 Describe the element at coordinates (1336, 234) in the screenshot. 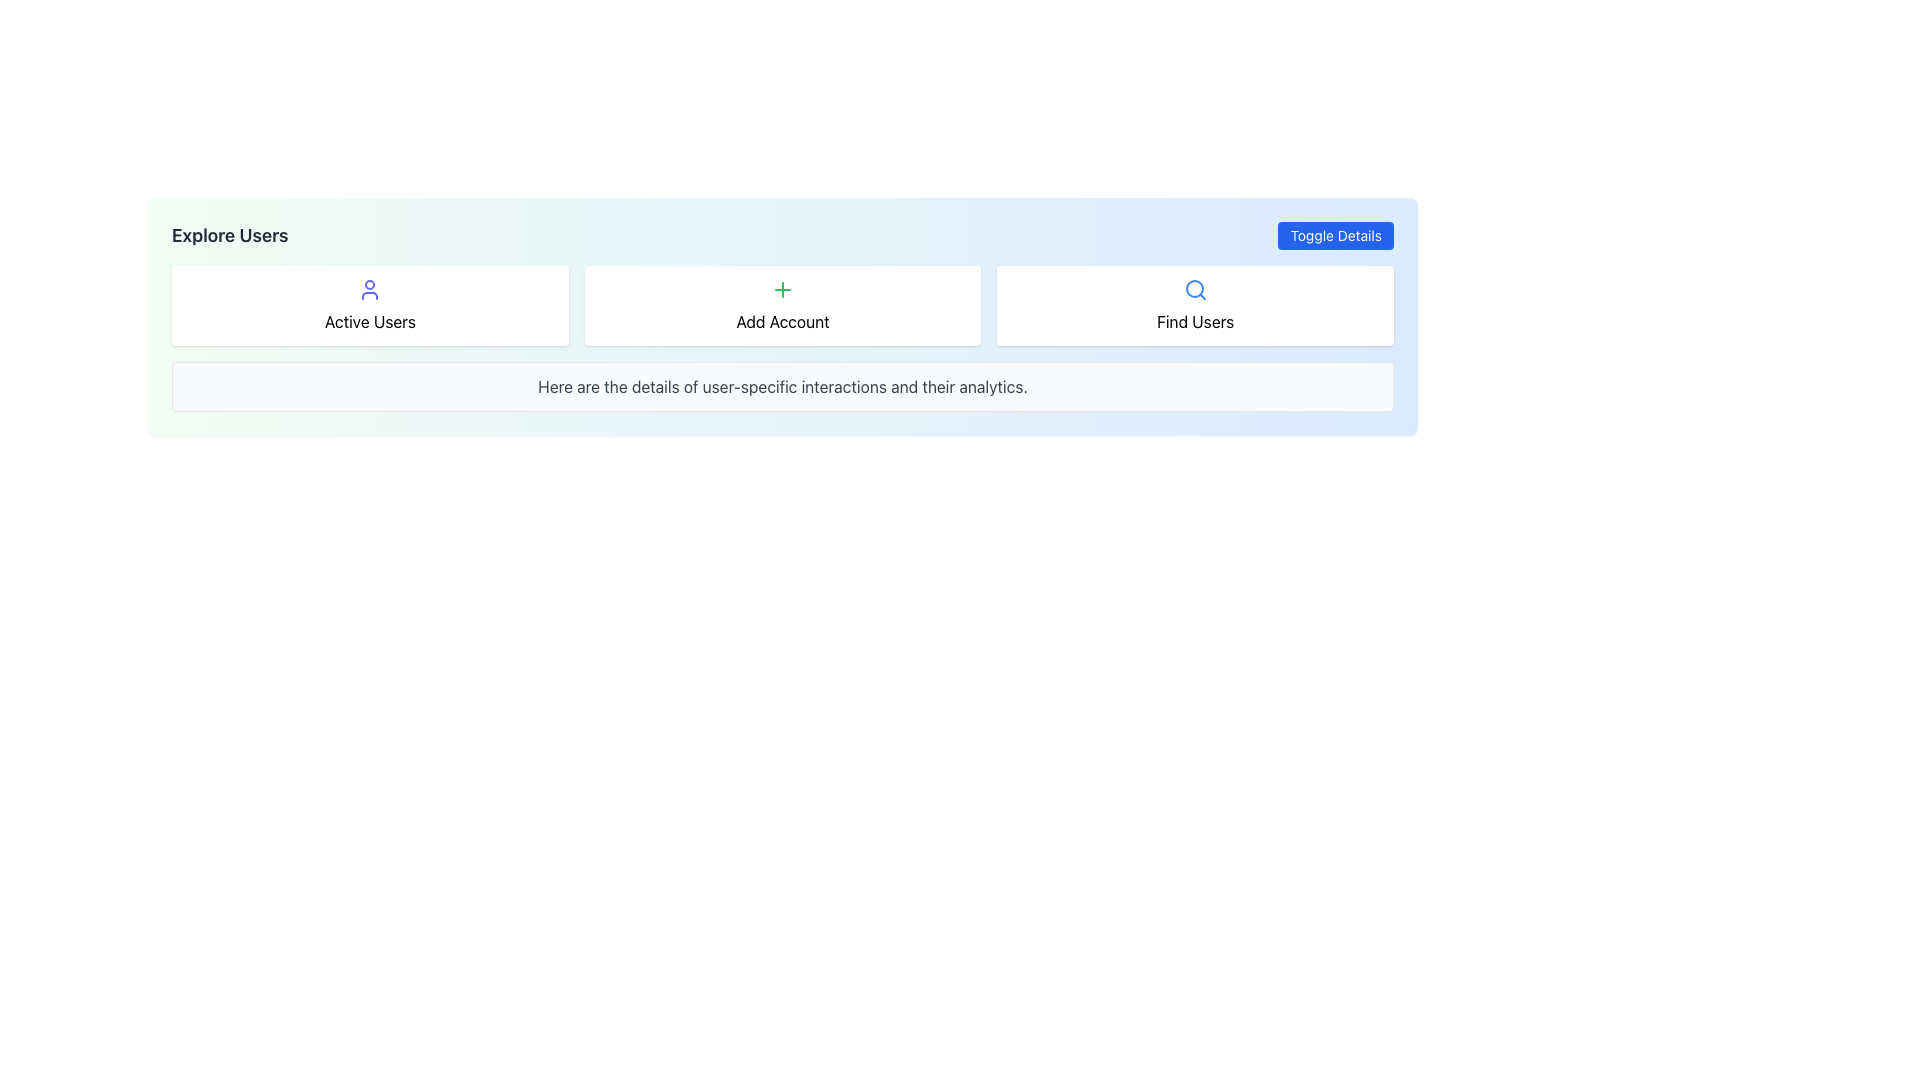

I see `the 'Toggle Details' button` at that location.